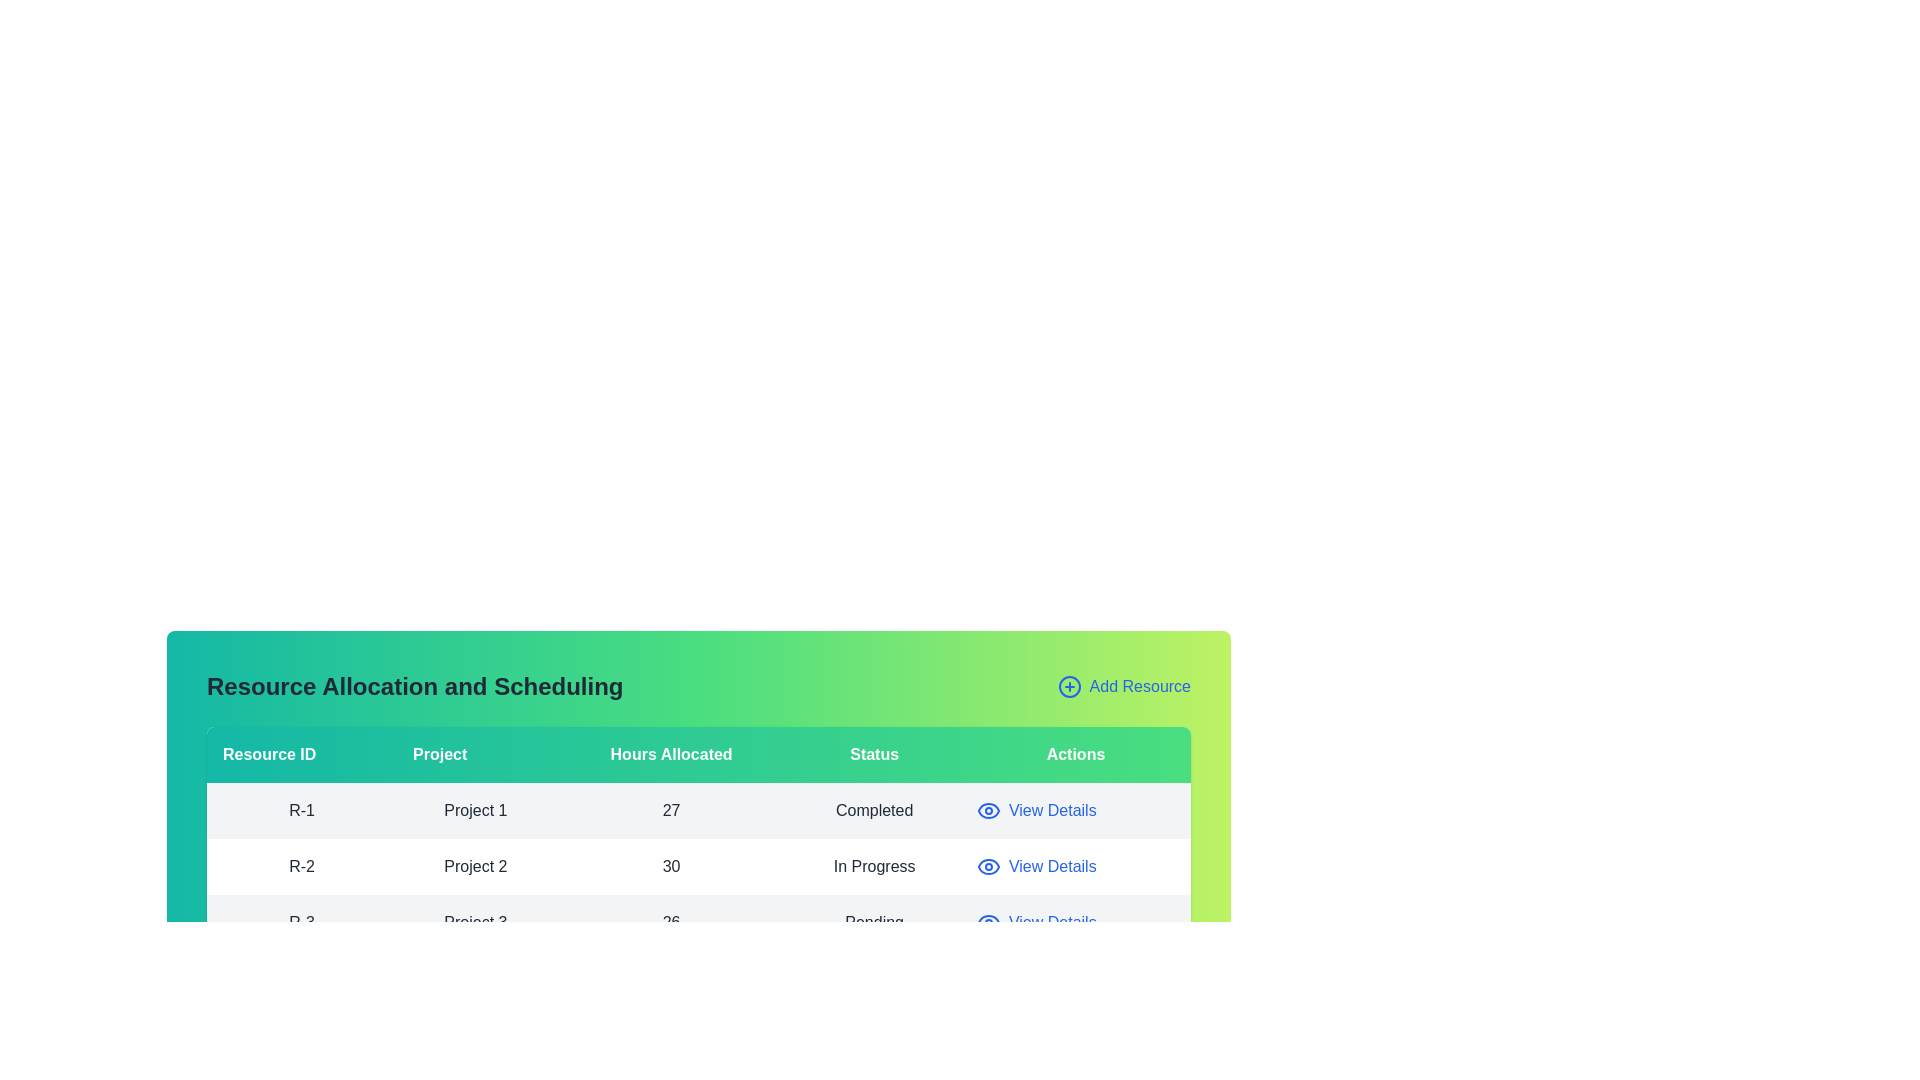 The width and height of the screenshot is (1920, 1080). Describe the element at coordinates (474, 755) in the screenshot. I see `the column header labeled 'Project' to sort the table by that column` at that location.